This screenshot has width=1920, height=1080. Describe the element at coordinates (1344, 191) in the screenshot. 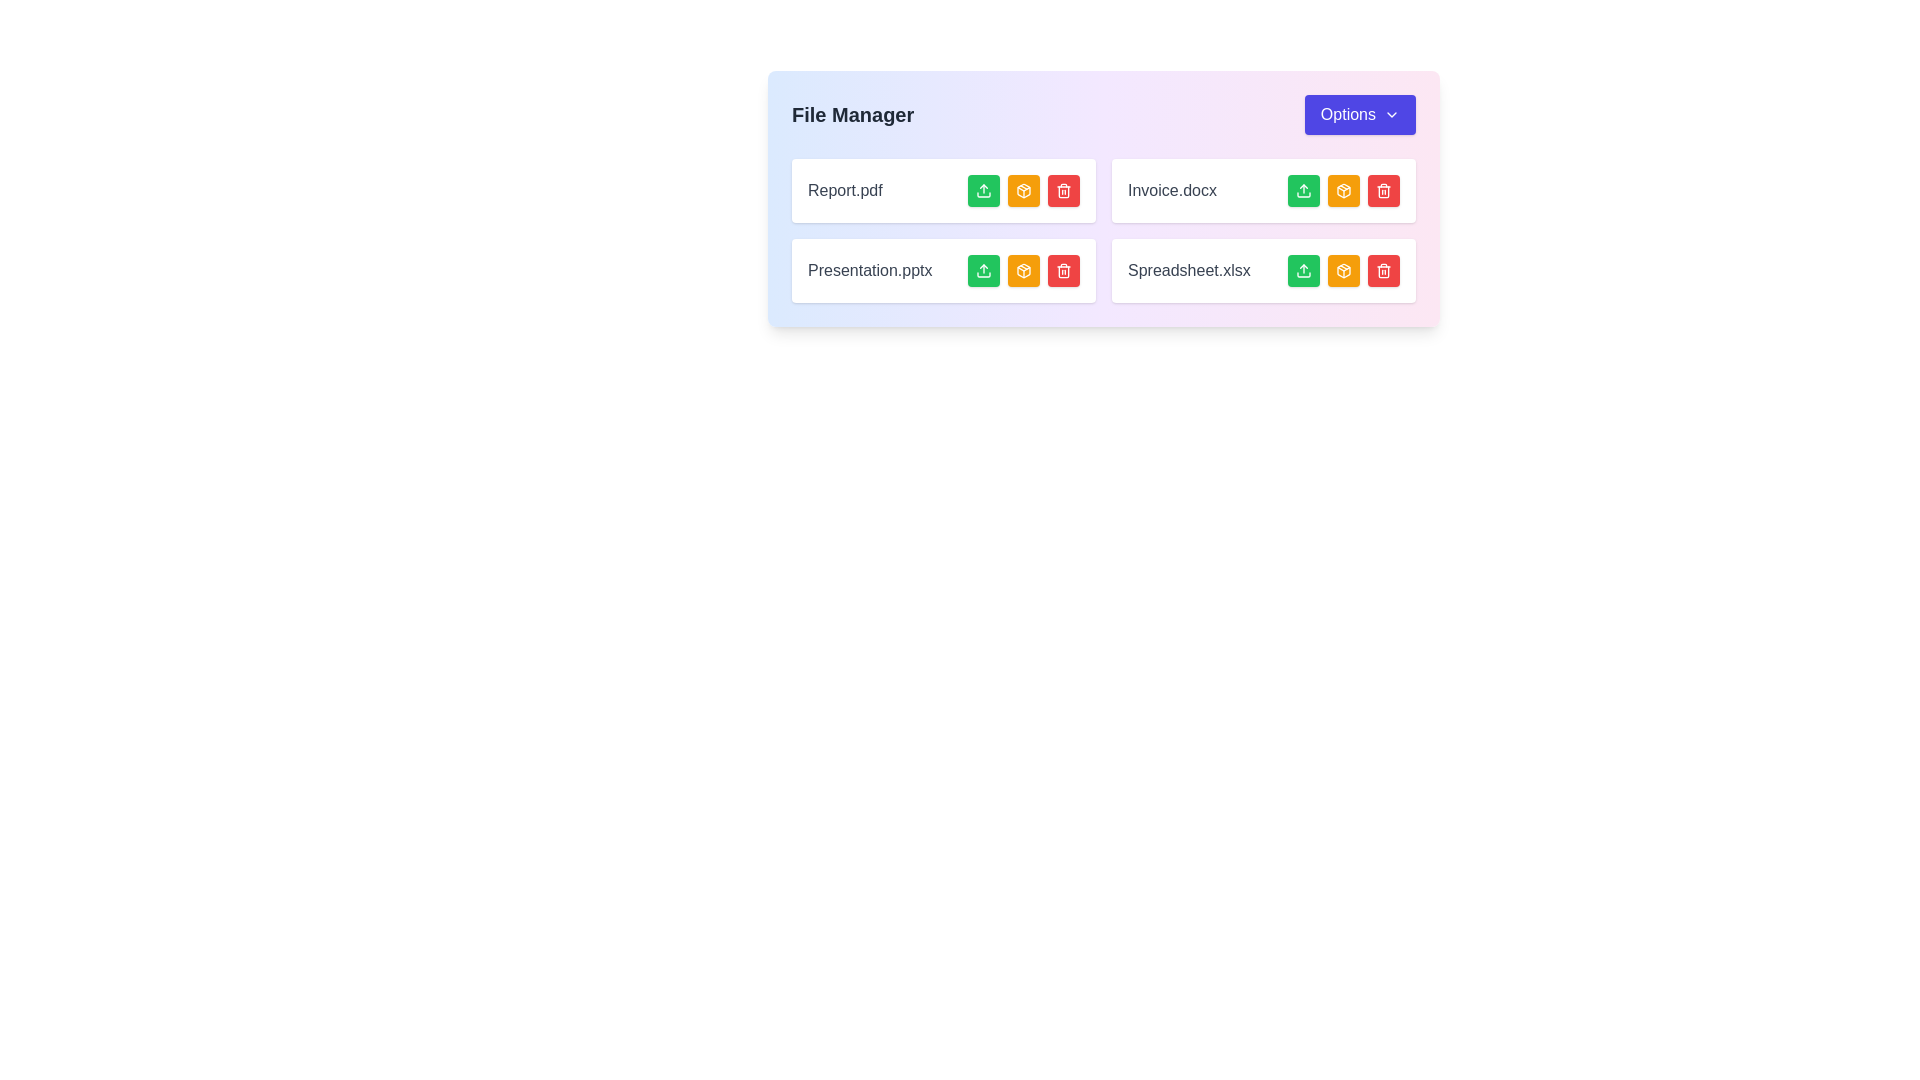

I see `the amber-colored archive button with a white icon, located on the far-right column of the 'Invoice.docx' row in the grid` at that location.